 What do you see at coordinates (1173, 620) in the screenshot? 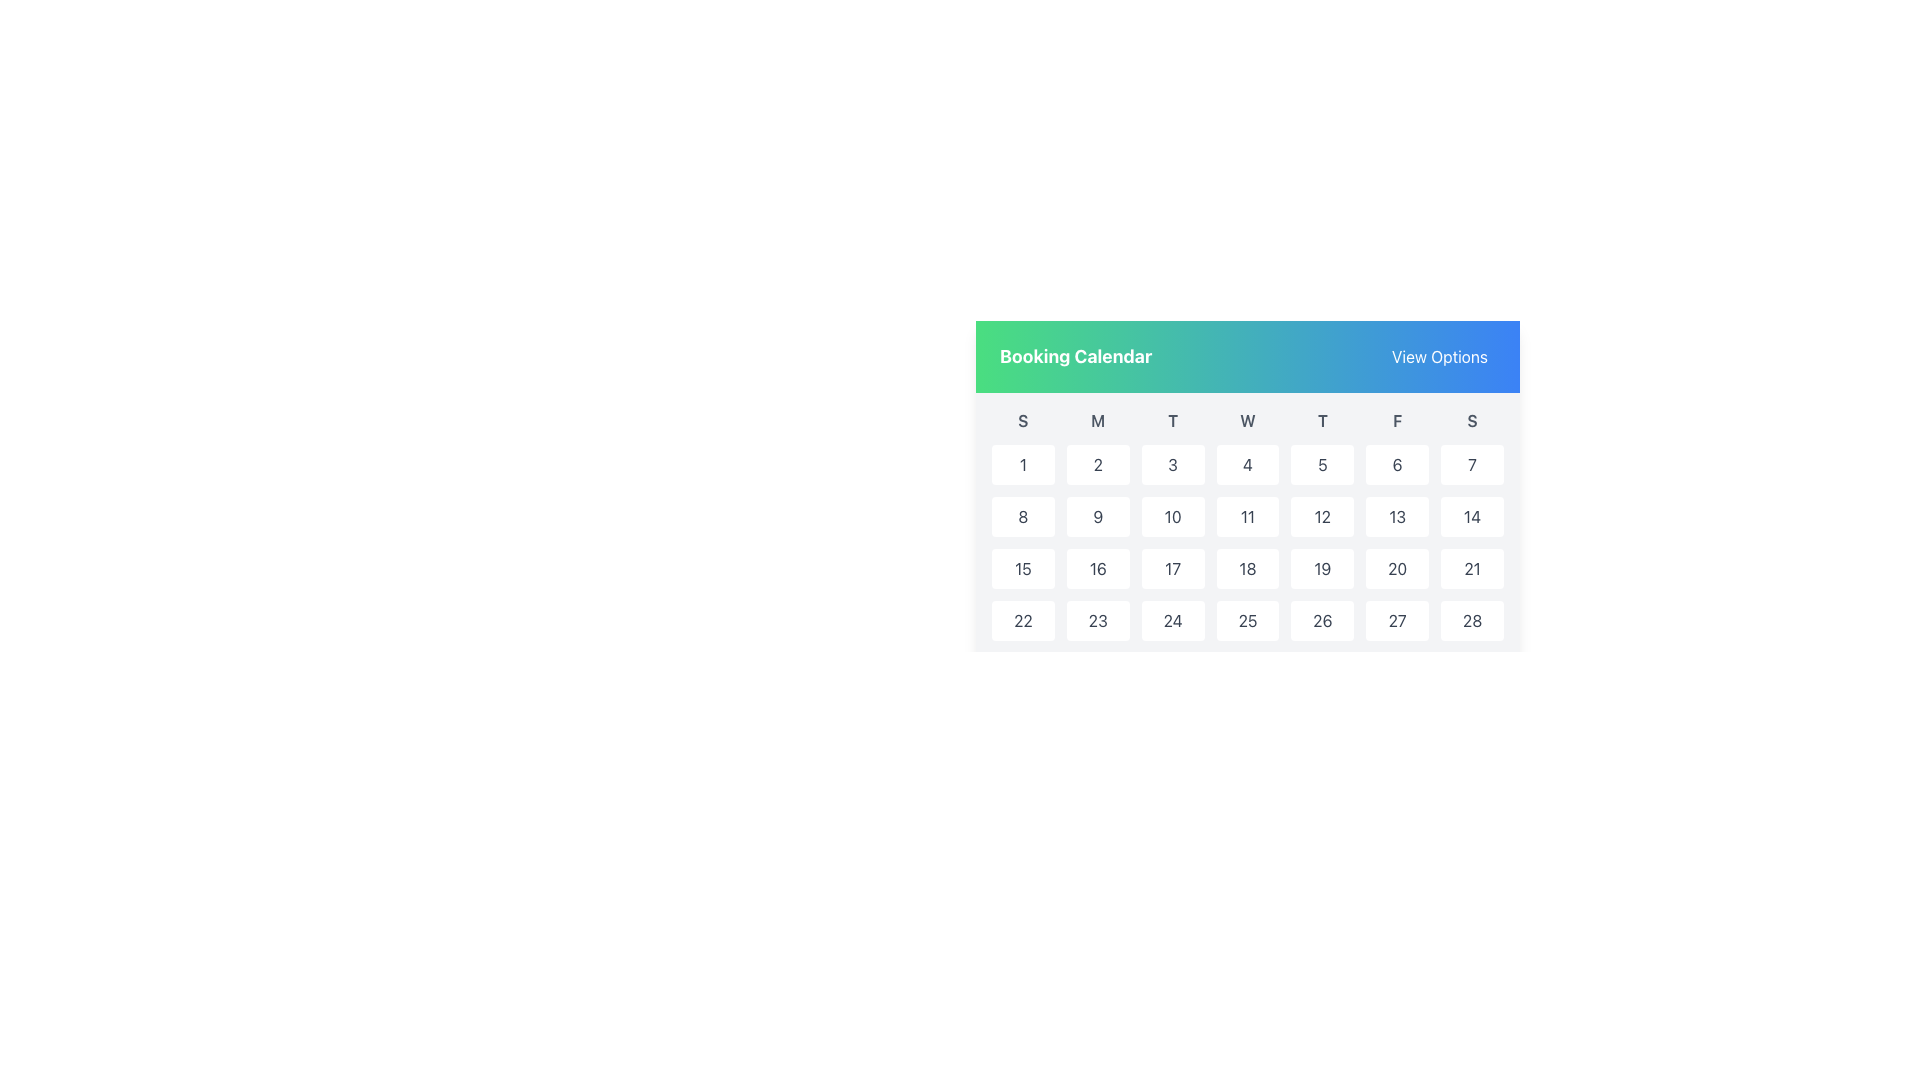
I see `on the text element displaying the date '24' within the fourth row and fourth column of the calendar grid for advanced options` at bounding box center [1173, 620].